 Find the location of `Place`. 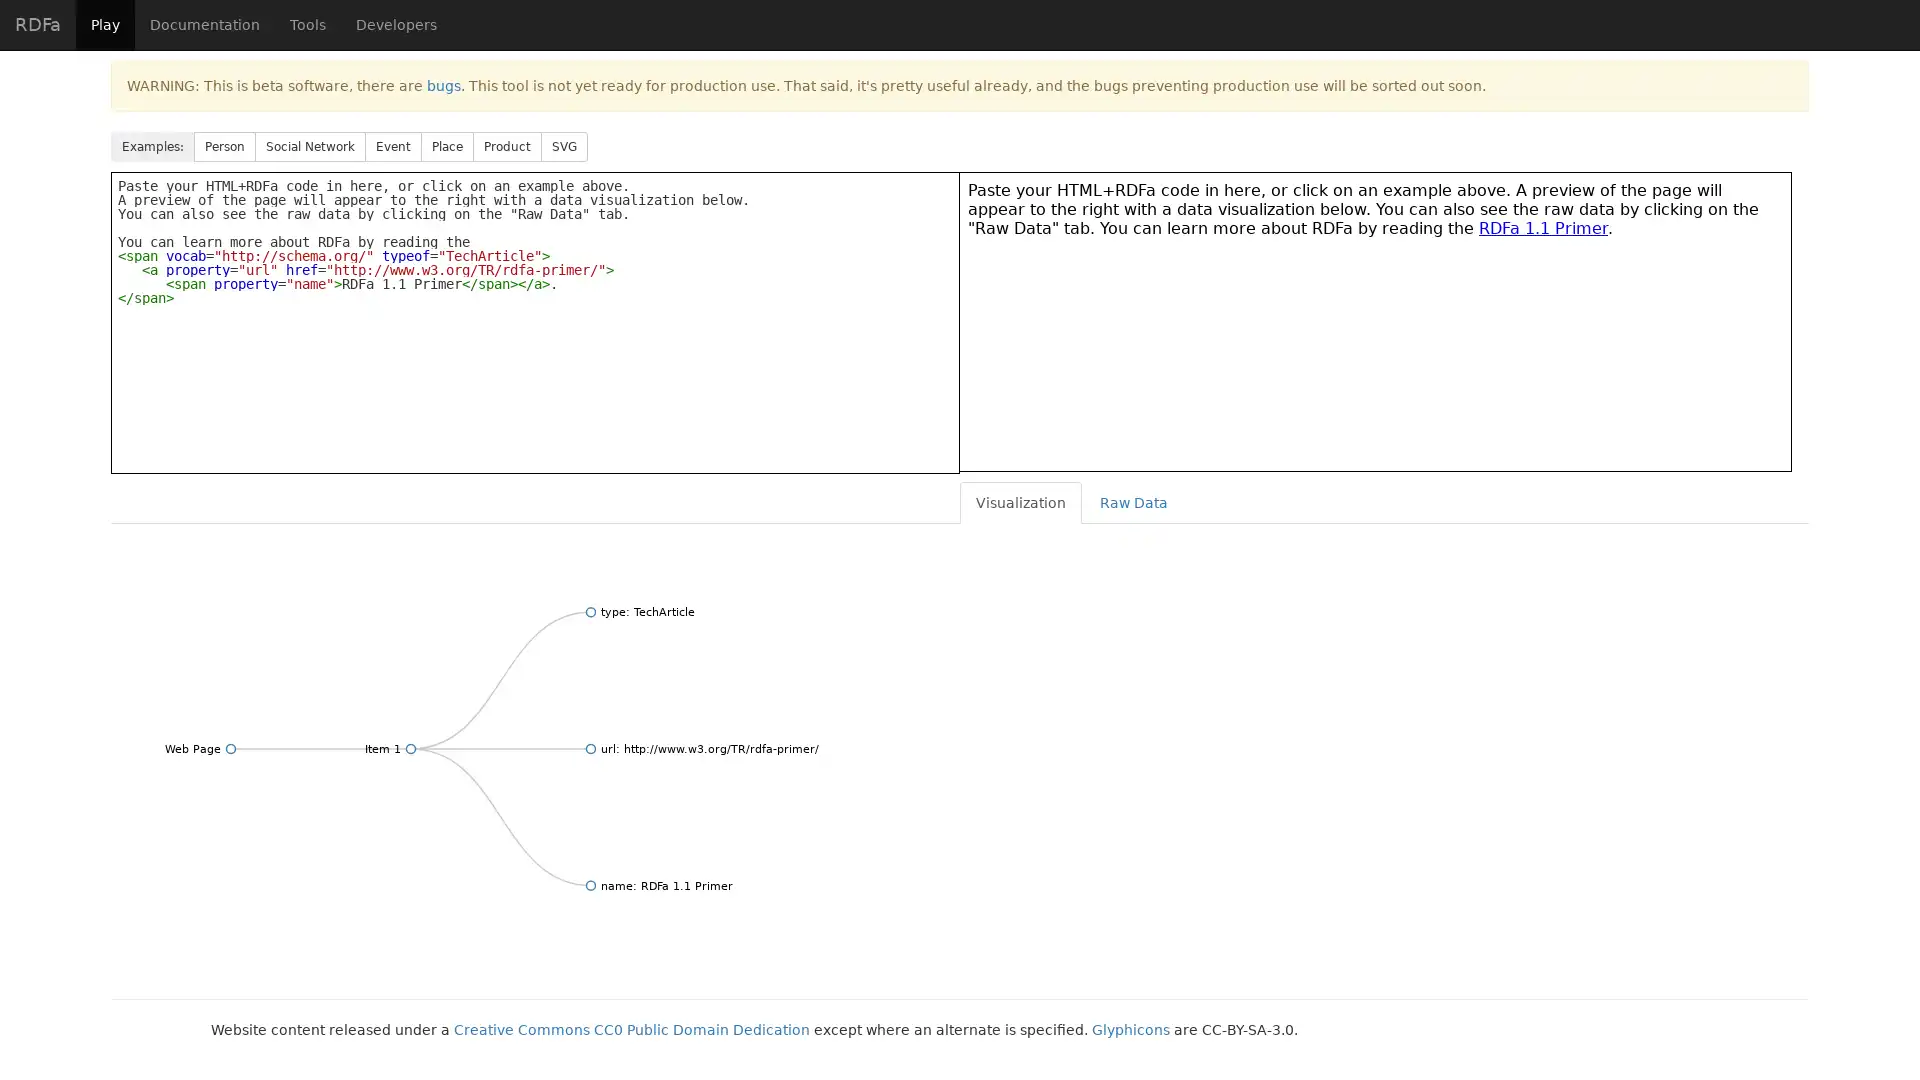

Place is located at coordinates (446, 145).